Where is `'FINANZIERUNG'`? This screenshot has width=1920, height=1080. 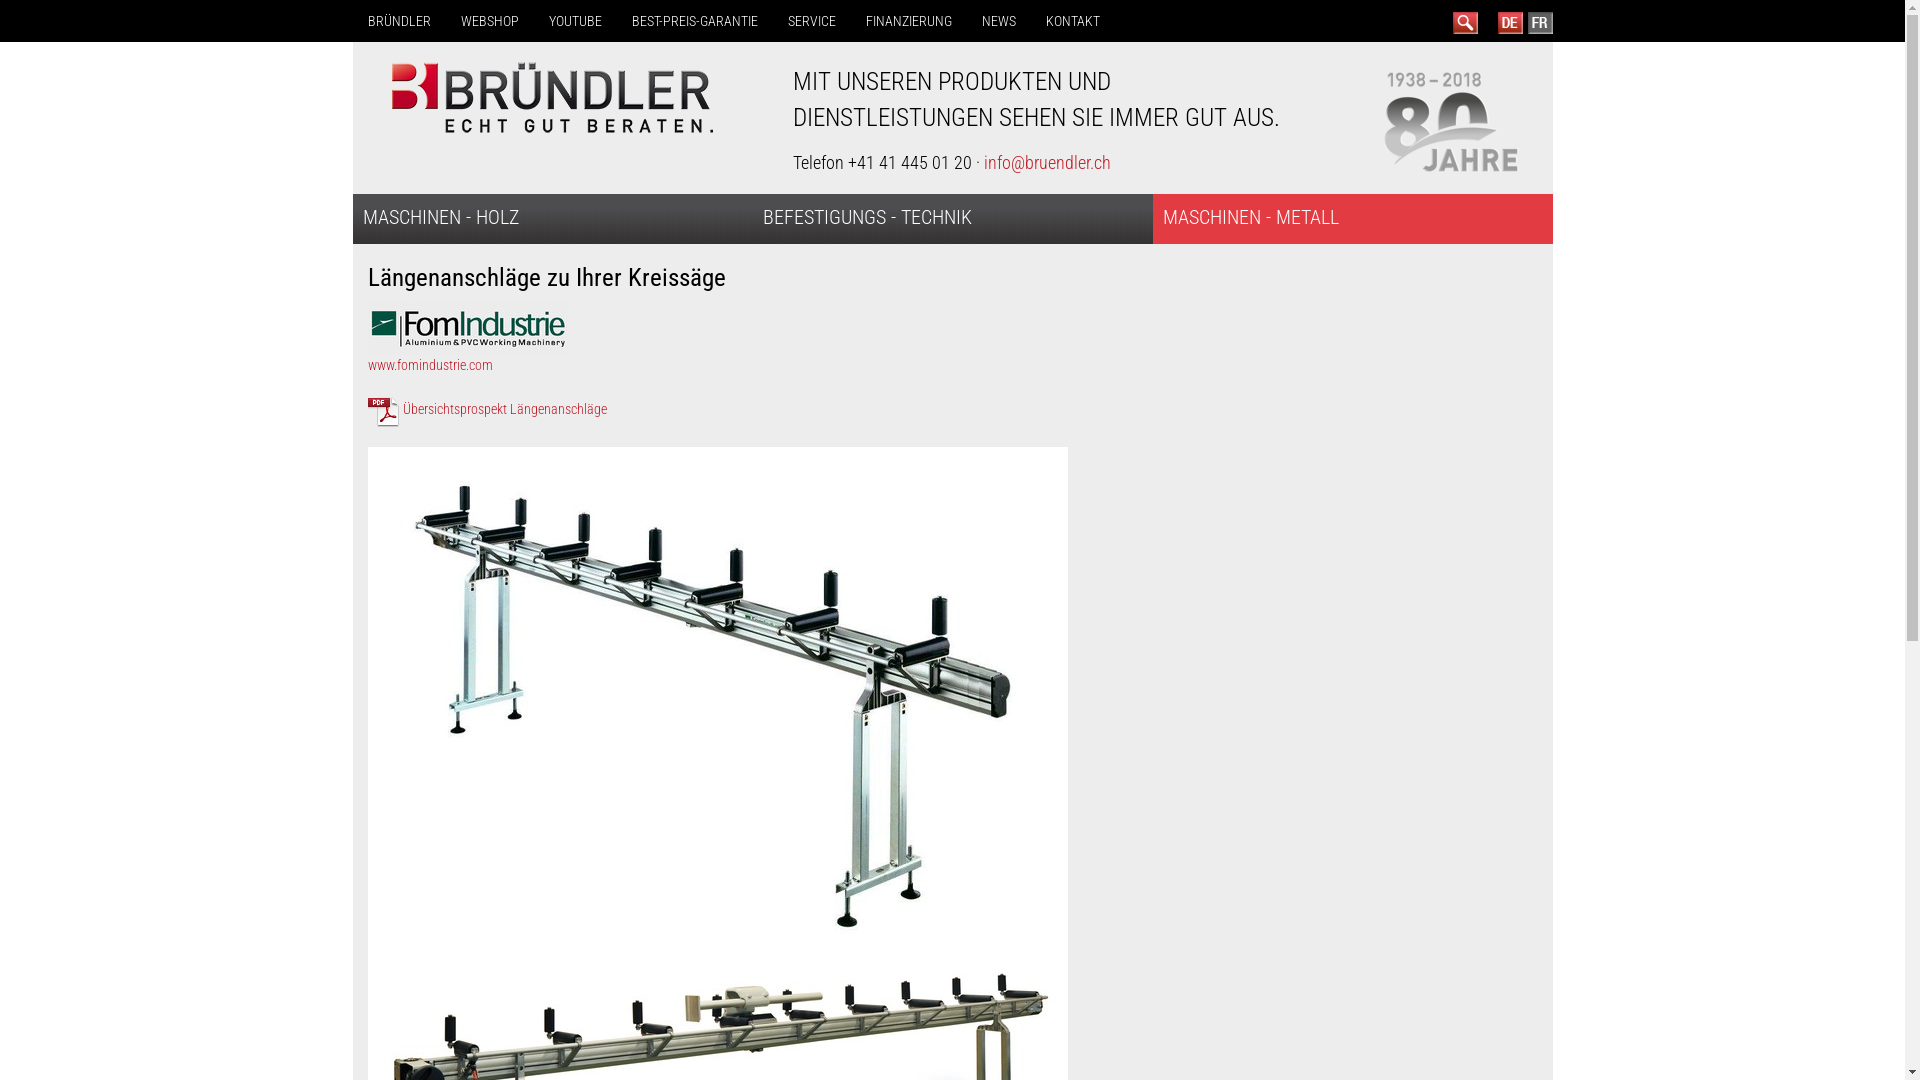 'FINANZIERUNG' is located at coordinates (849, 20).